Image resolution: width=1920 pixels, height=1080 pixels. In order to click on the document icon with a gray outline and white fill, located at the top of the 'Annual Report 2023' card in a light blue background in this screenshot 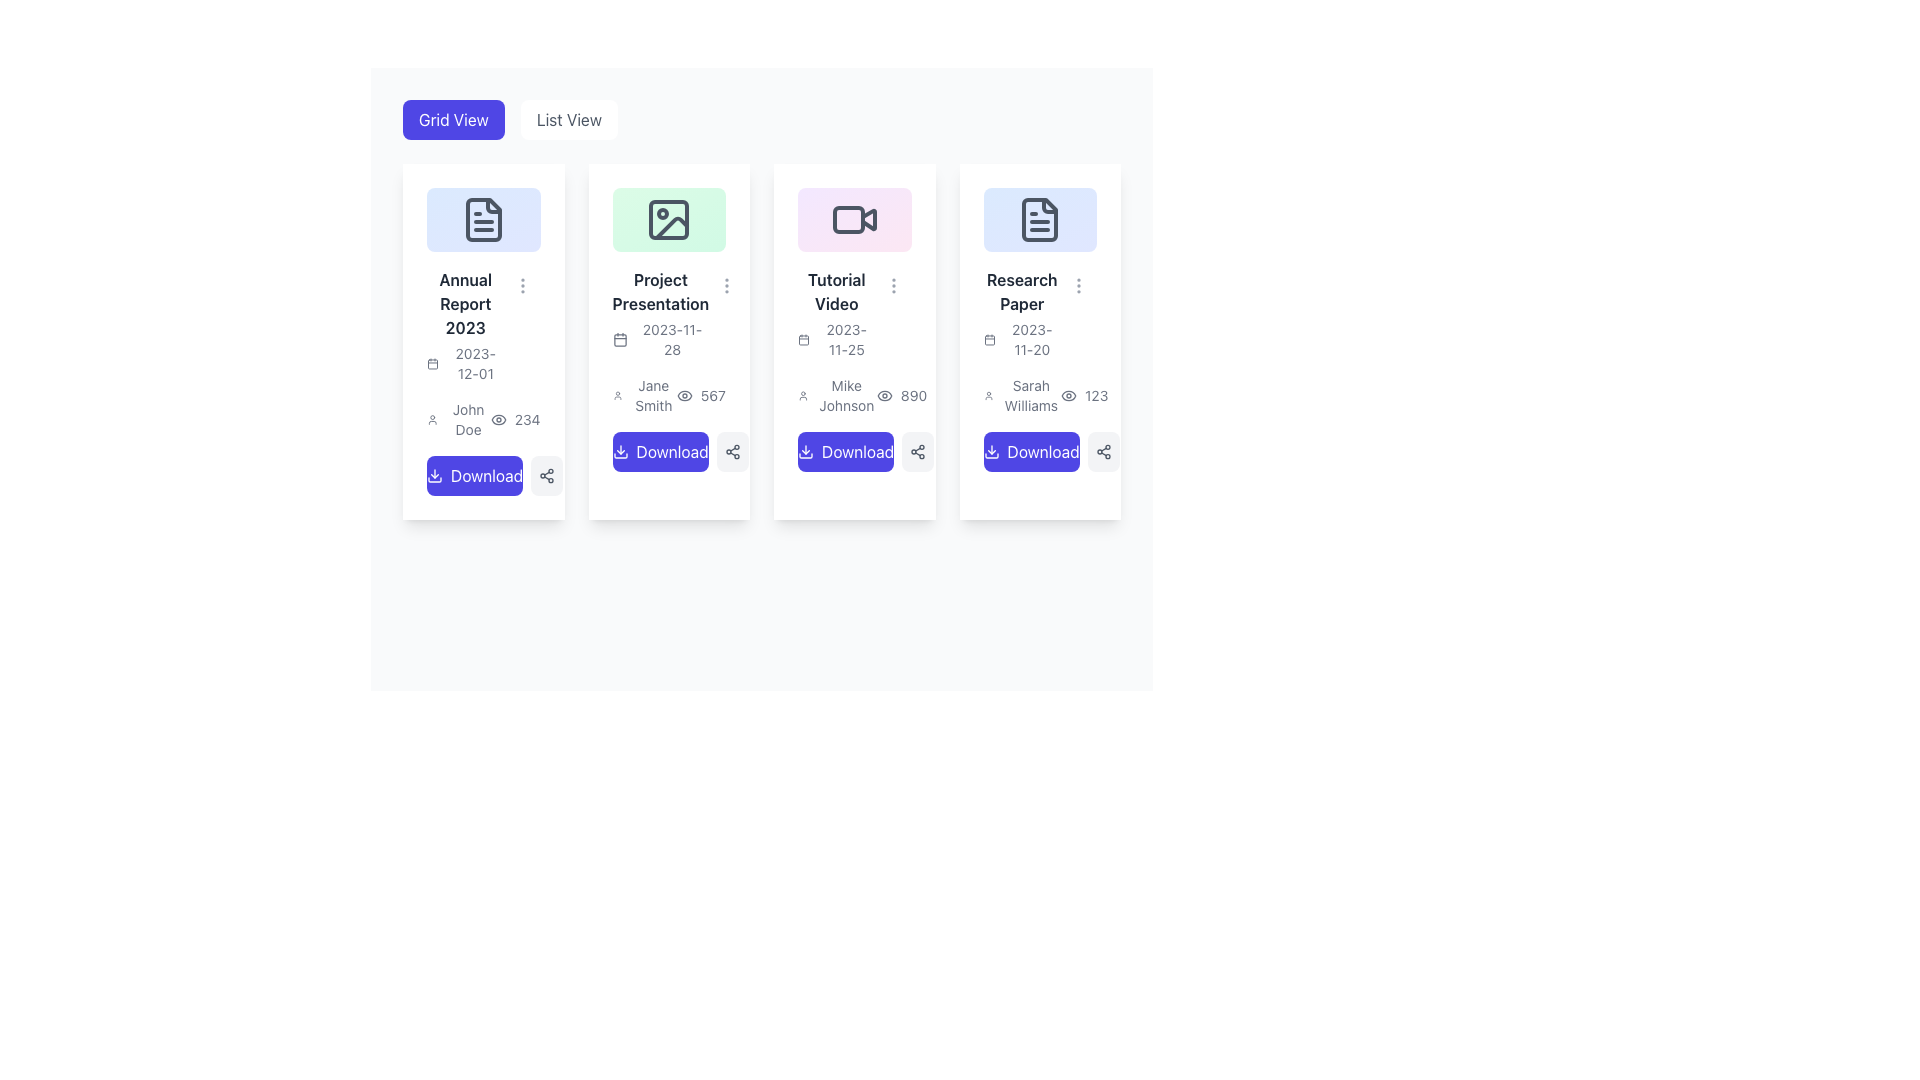, I will do `click(483, 219)`.